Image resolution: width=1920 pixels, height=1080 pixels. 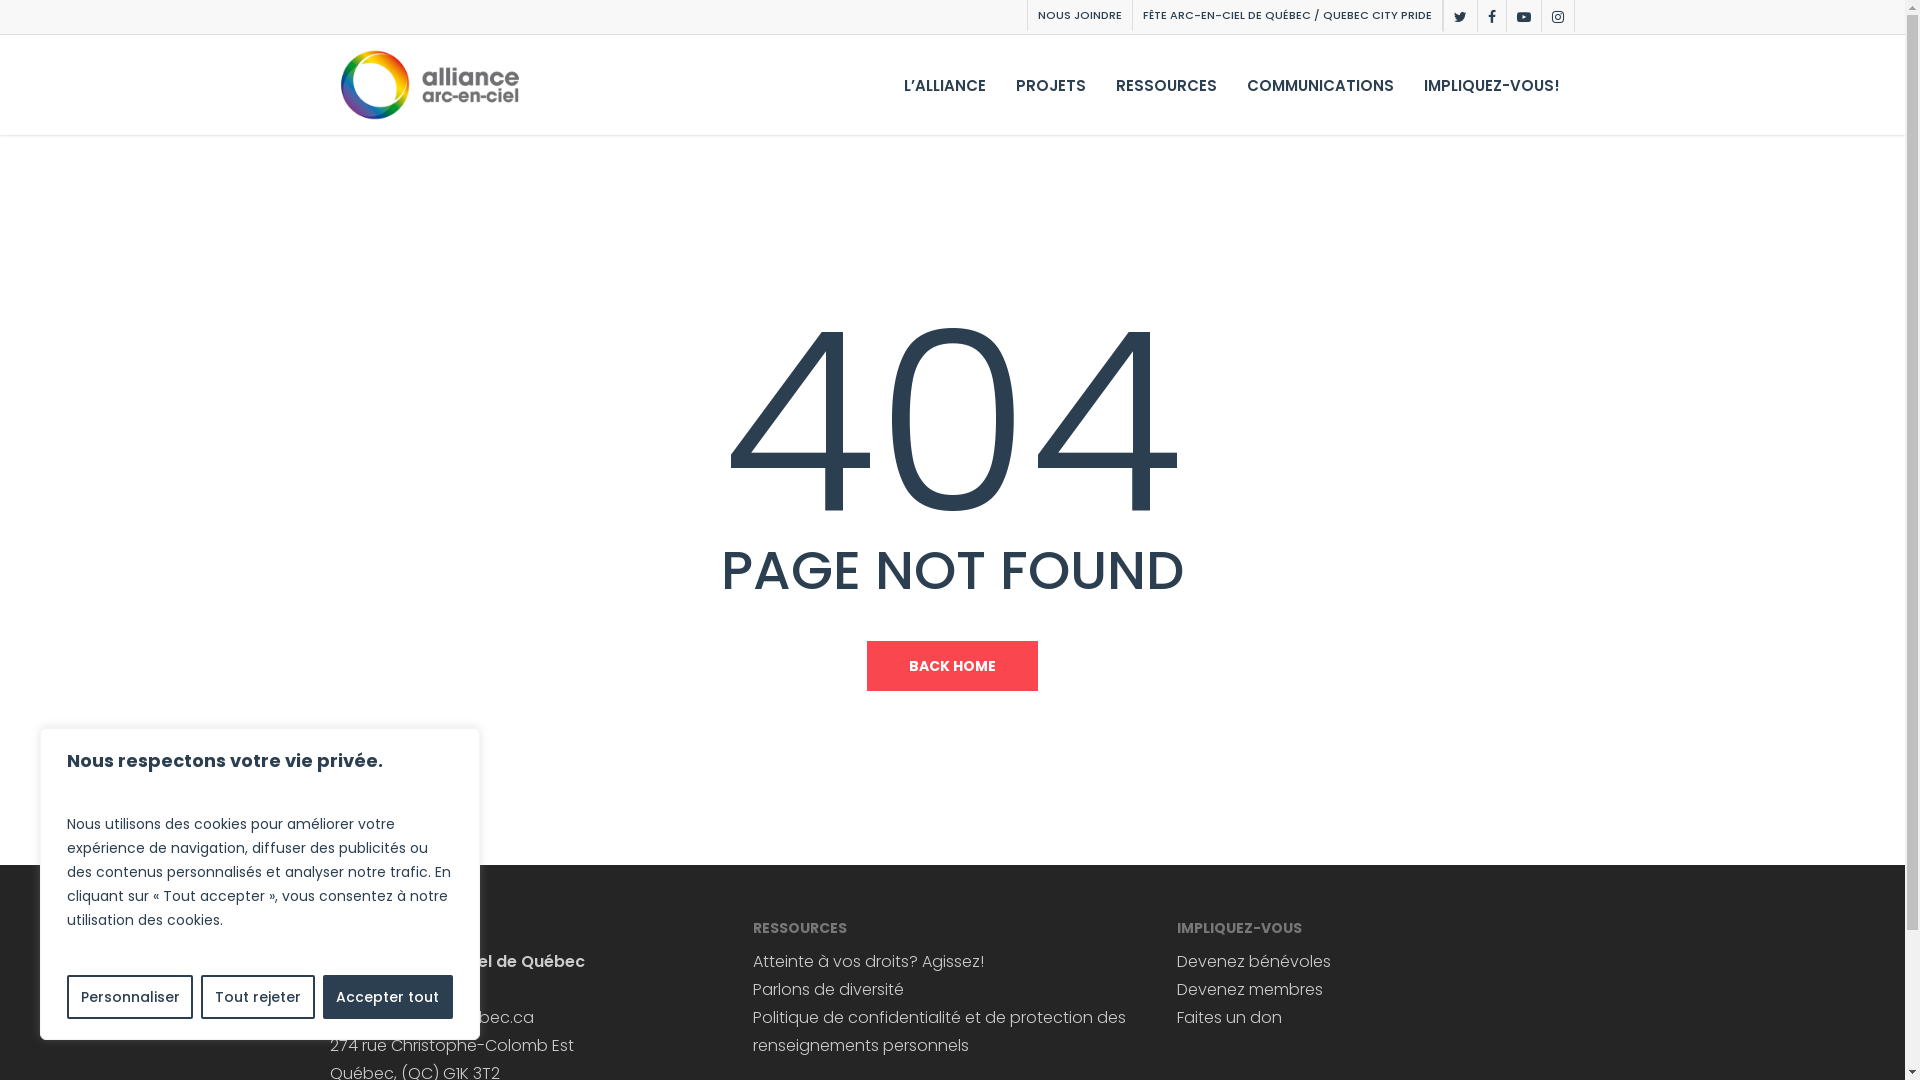 I want to click on 'YOUTUBE', so click(x=1522, y=15).